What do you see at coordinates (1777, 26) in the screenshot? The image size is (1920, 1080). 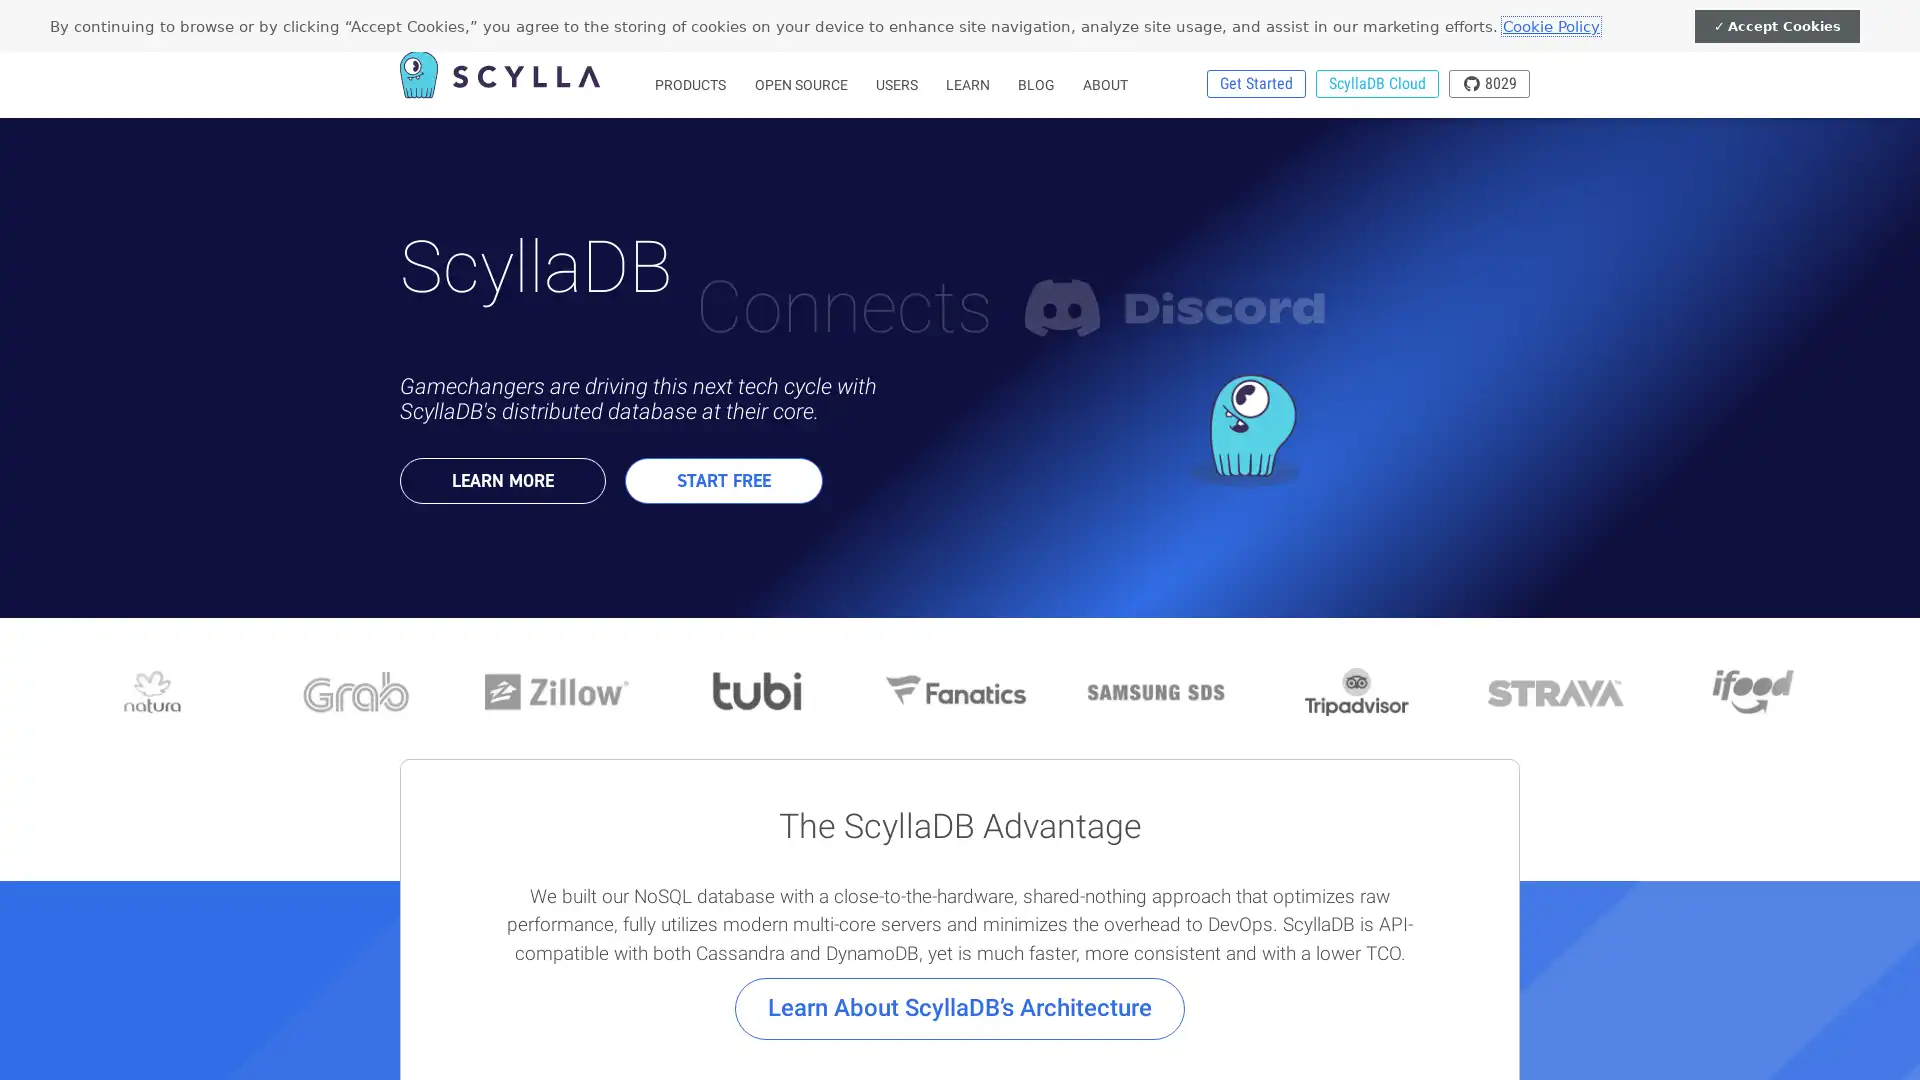 I see `Accept Cookies` at bounding box center [1777, 26].